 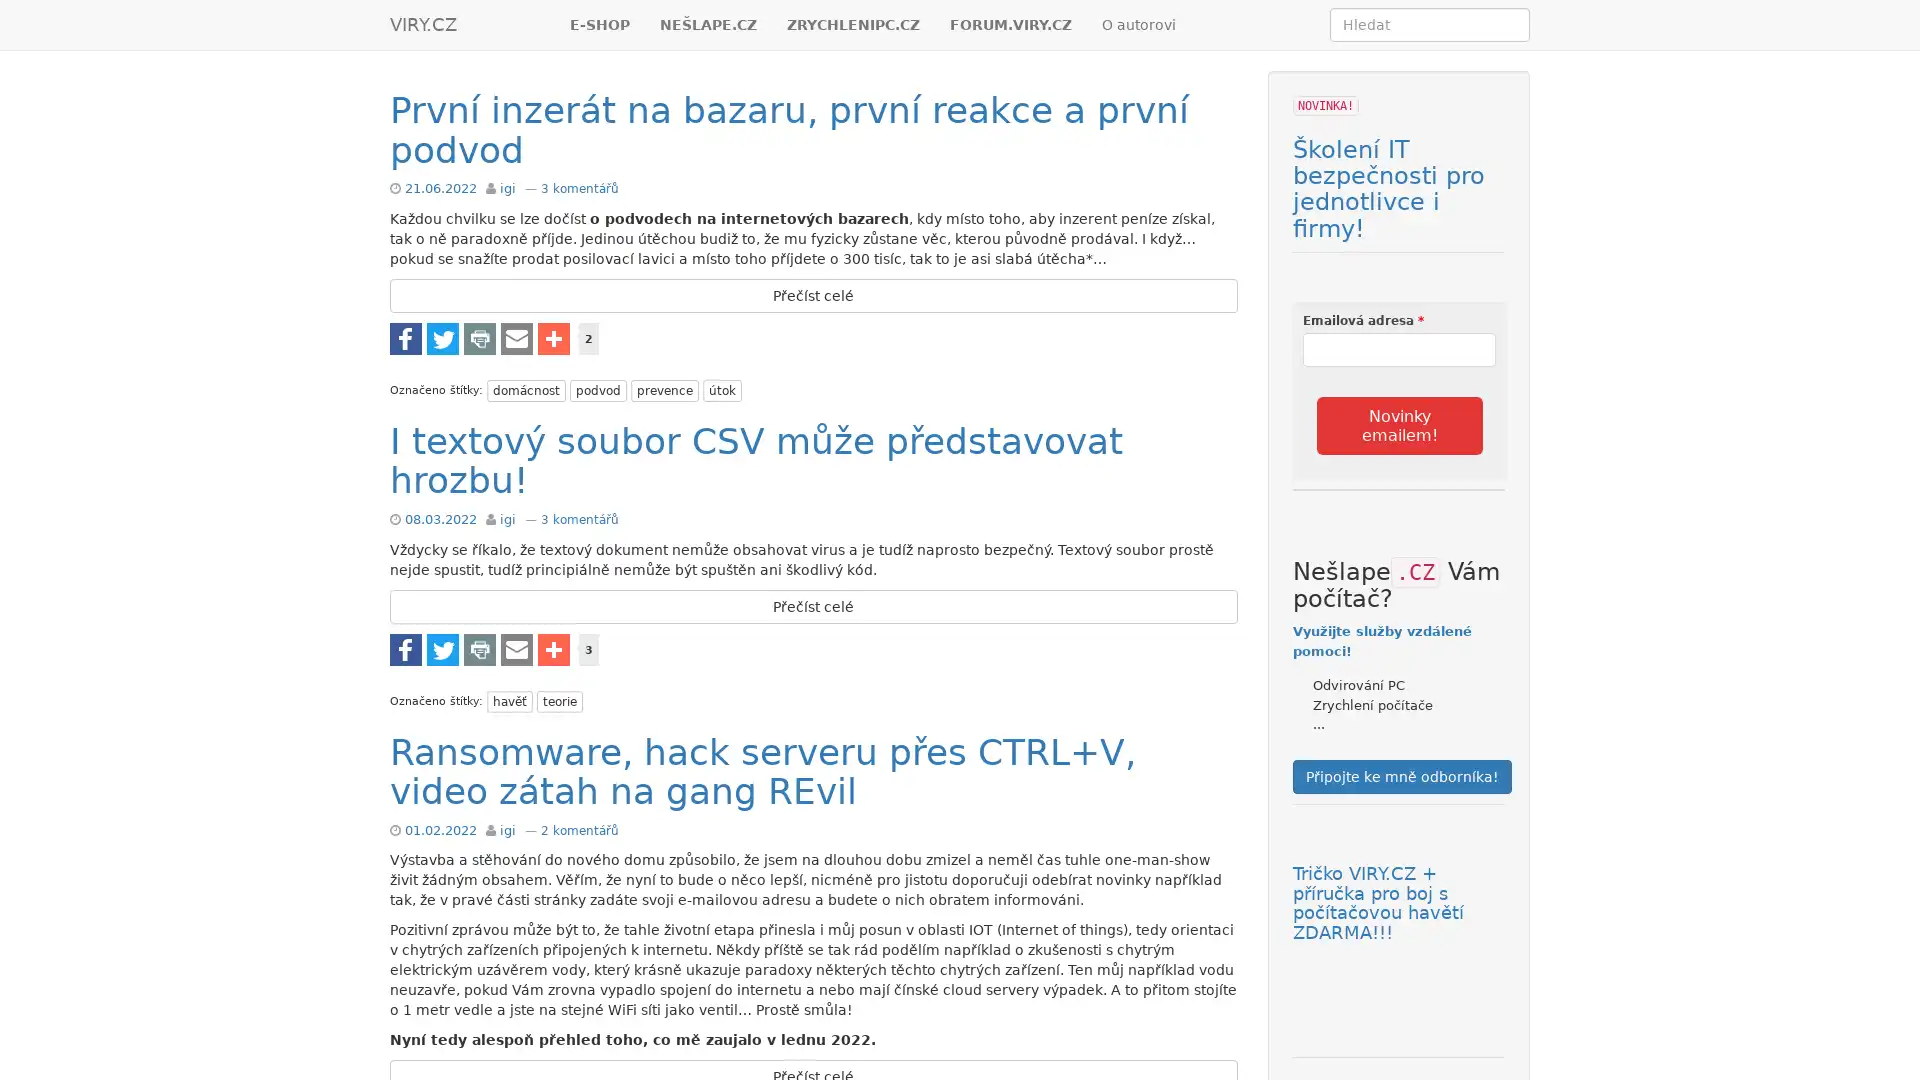 What do you see at coordinates (441, 337) in the screenshot?
I see `Share to Twitter` at bounding box center [441, 337].